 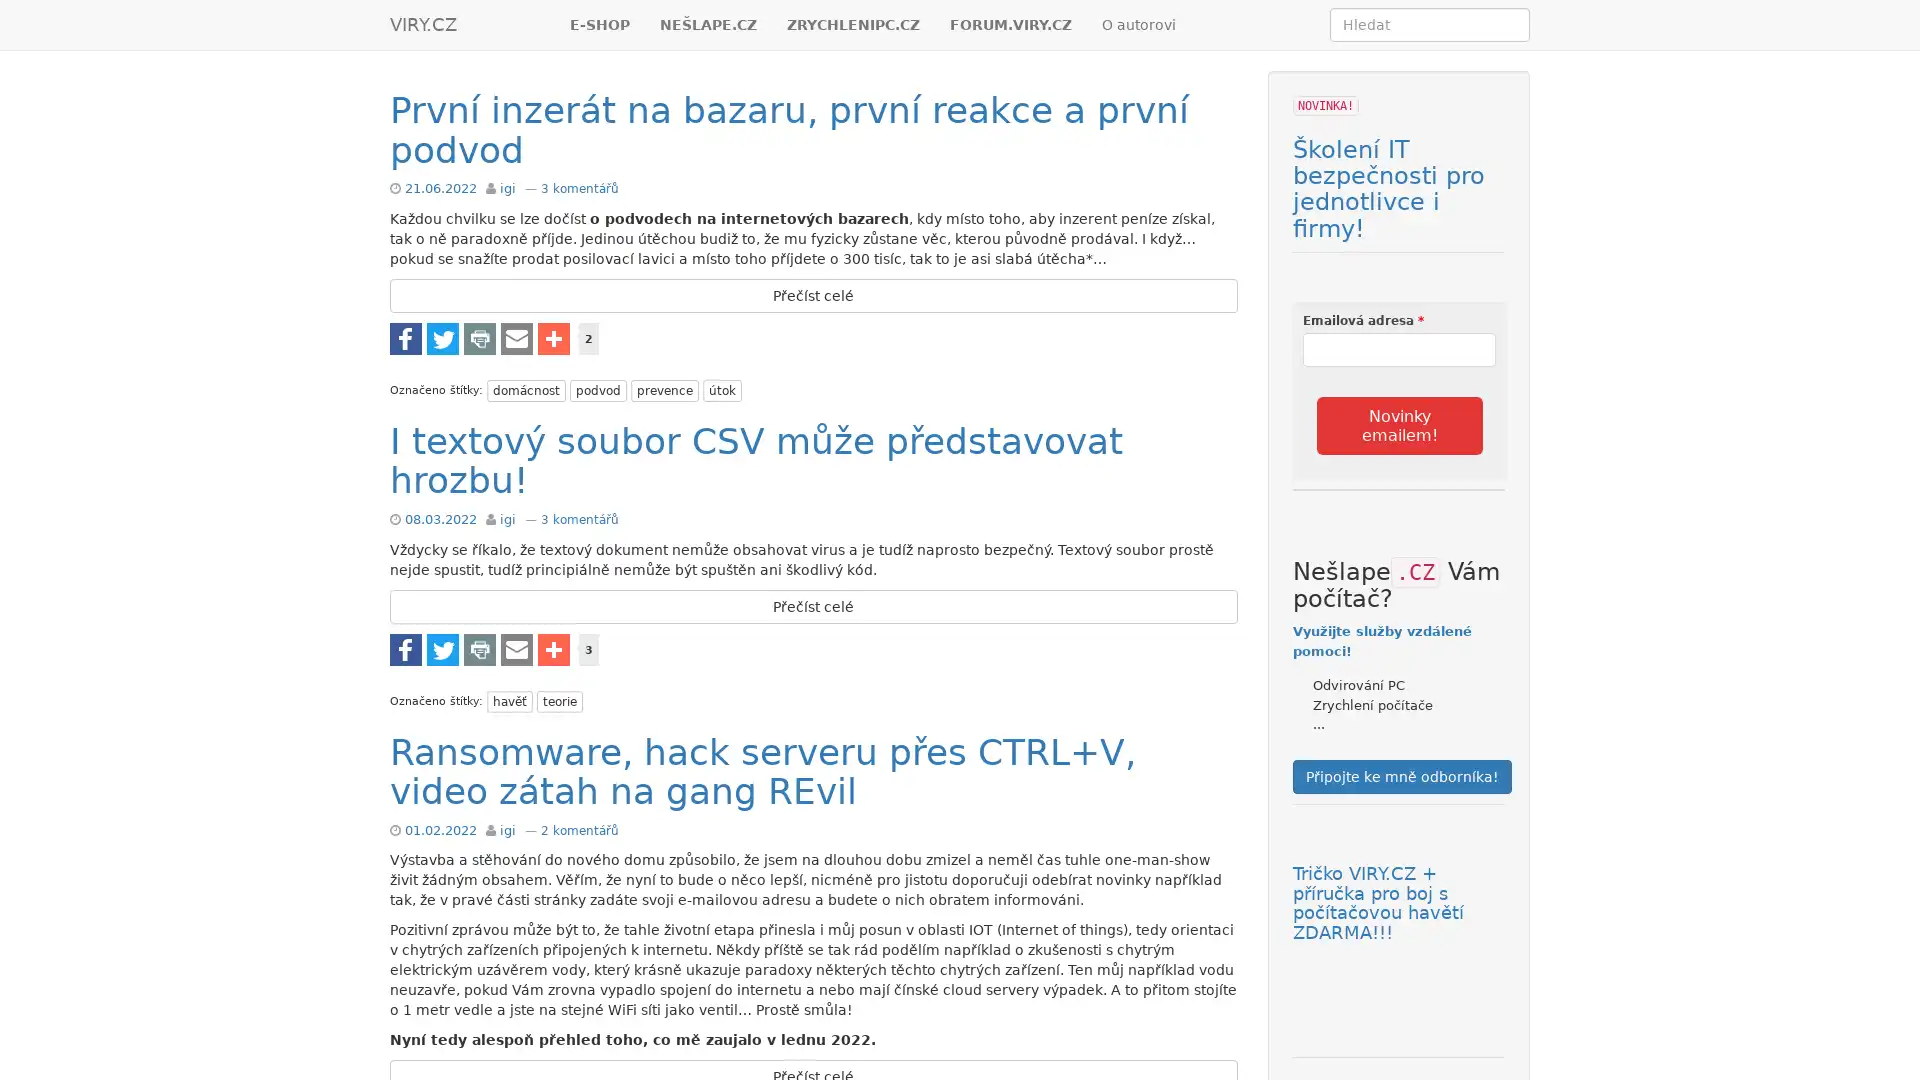 What do you see at coordinates (441, 337) in the screenshot?
I see `Share to Twitter` at bounding box center [441, 337].